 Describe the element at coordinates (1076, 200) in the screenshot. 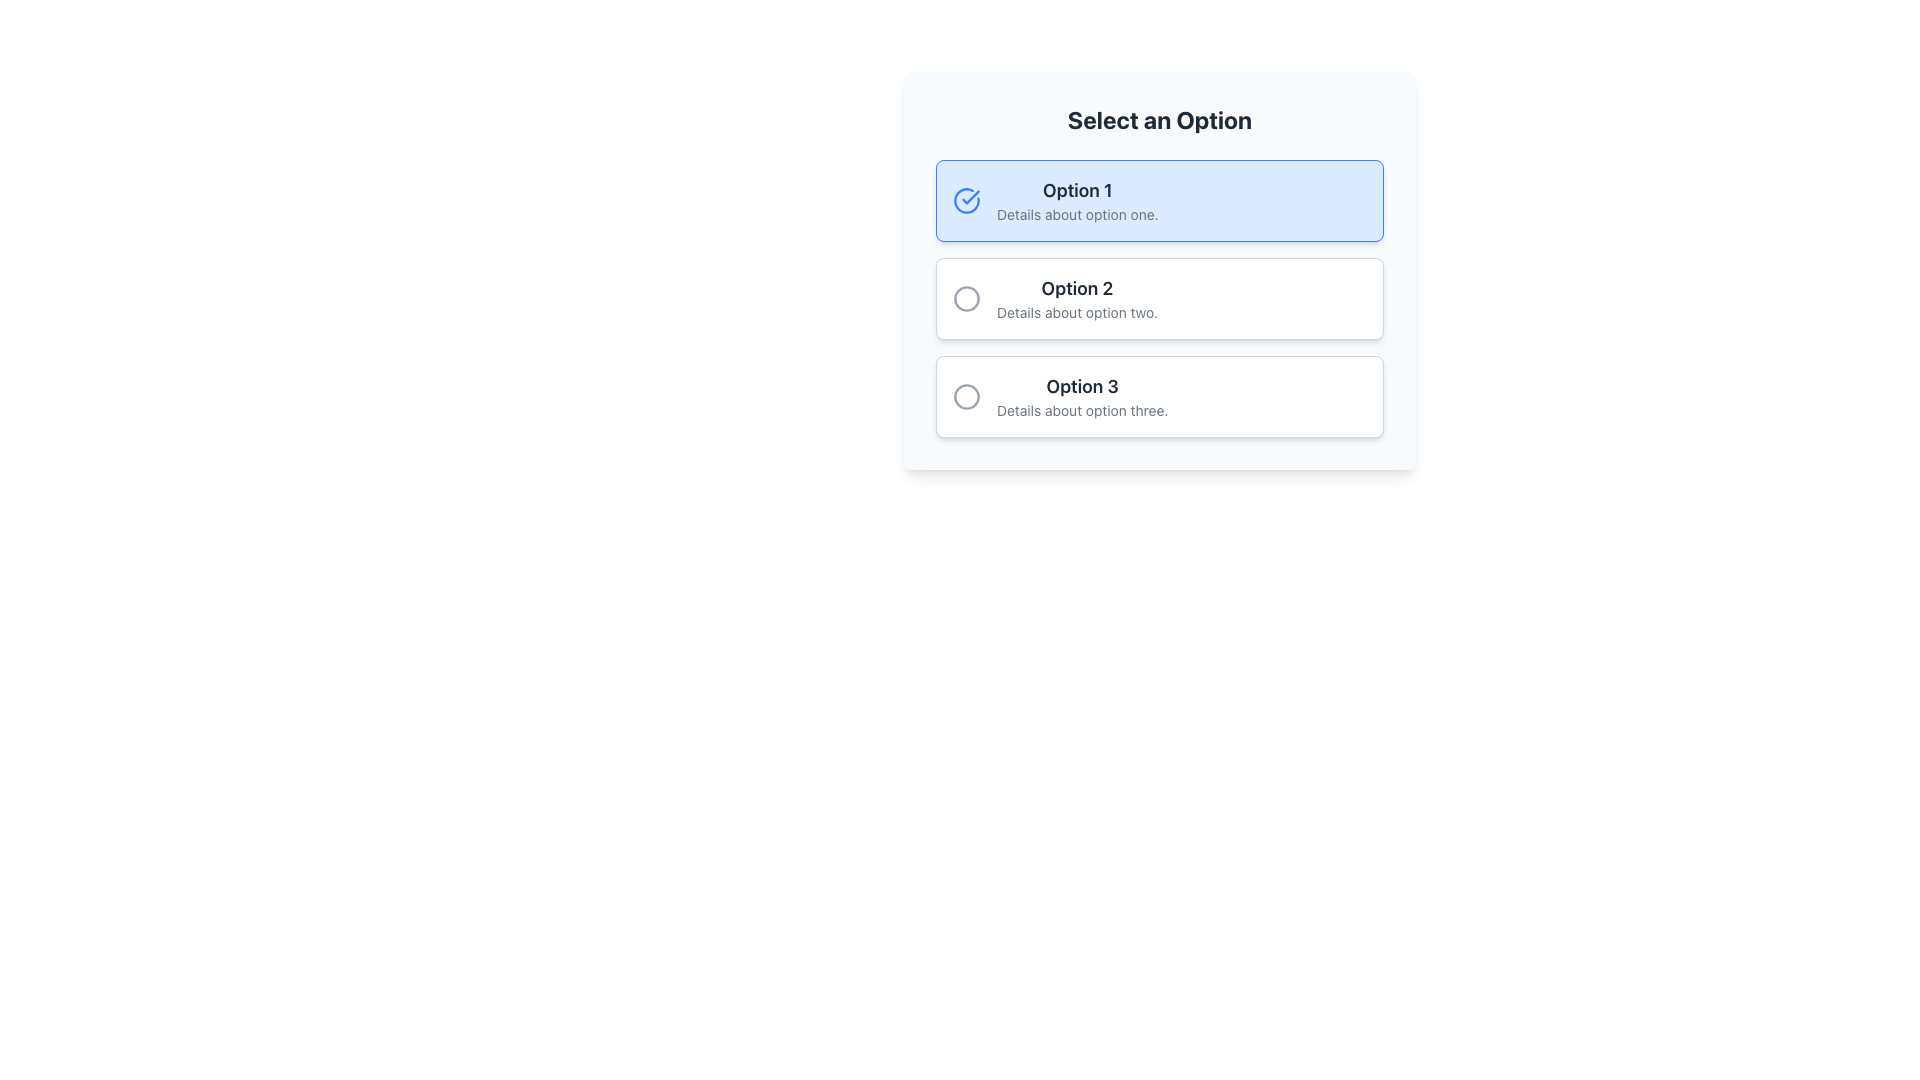

I see `the first item in the vertically aligned list of selectable options, which has a blue border and light blue background` at that location.